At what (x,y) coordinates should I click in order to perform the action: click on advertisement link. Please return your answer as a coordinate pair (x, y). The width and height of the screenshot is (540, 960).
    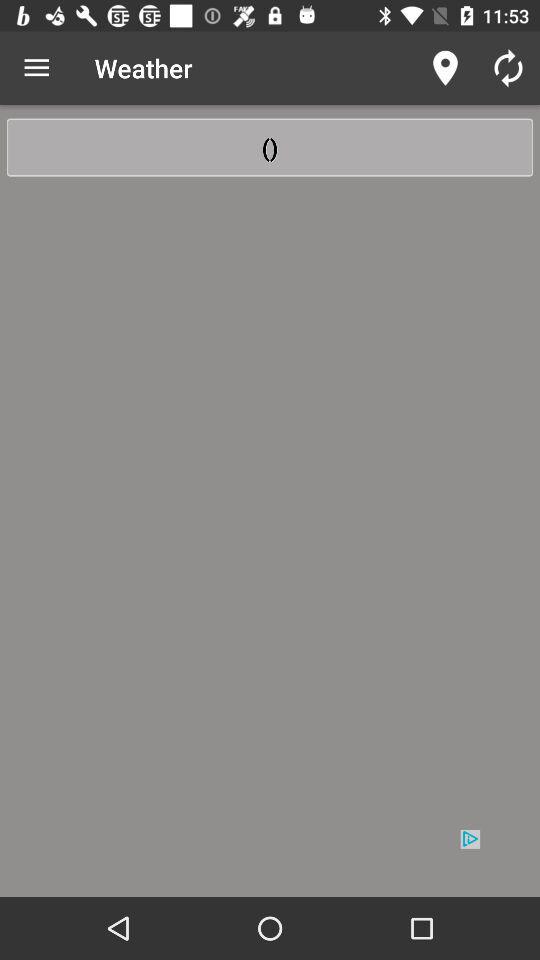
    Looking at the image, I should click on (270, 861).